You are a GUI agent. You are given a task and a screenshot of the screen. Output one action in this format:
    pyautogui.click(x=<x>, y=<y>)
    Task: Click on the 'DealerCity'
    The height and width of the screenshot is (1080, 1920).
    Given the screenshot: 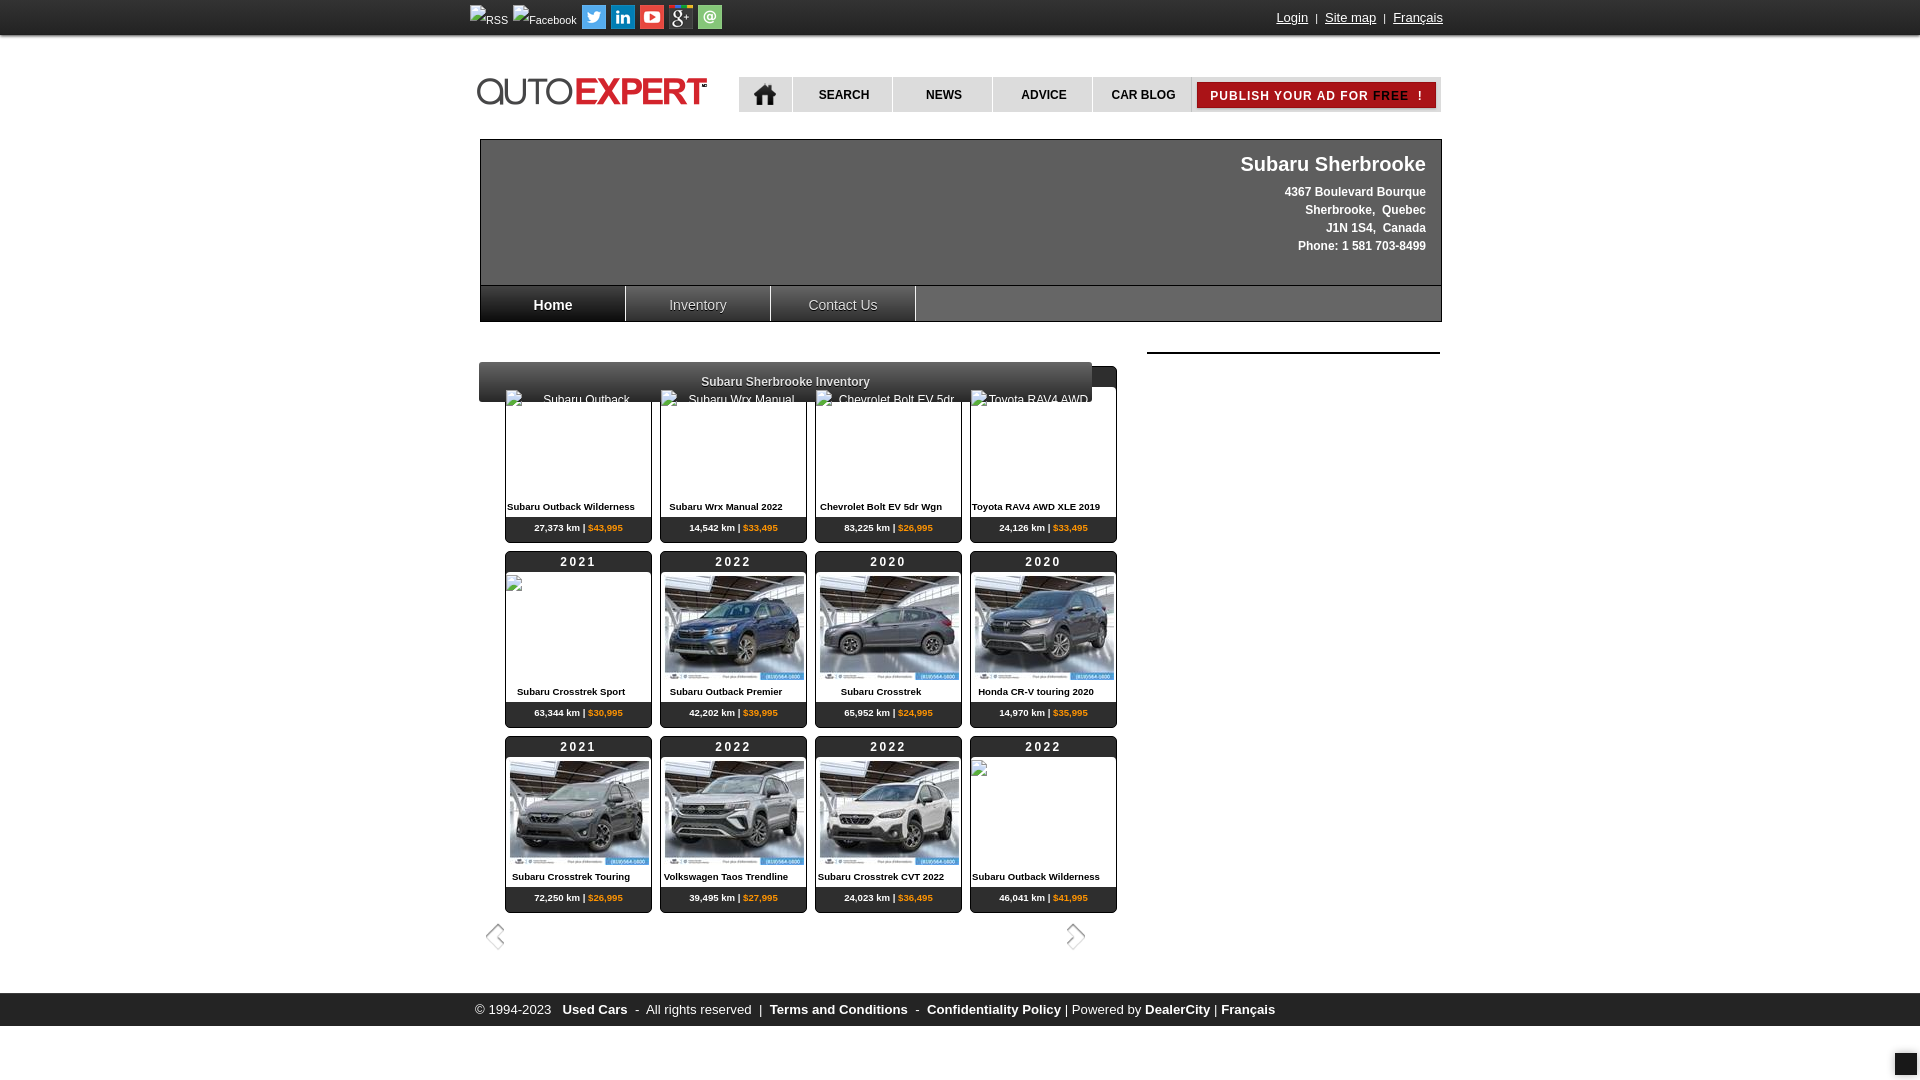 What is the action you would take?
    pyautogui.click(x=1177, y=1009)
    